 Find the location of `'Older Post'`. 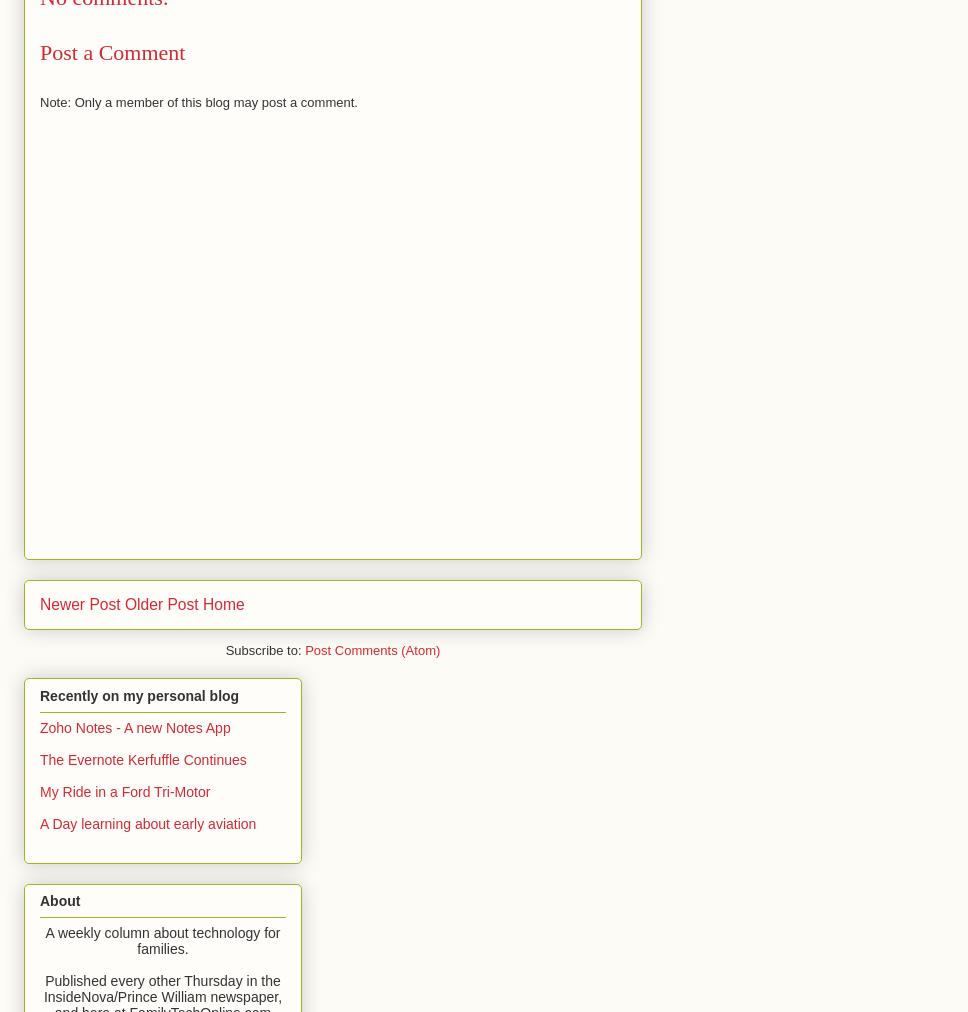

'Older Post' is located at coordinates (159, 603).